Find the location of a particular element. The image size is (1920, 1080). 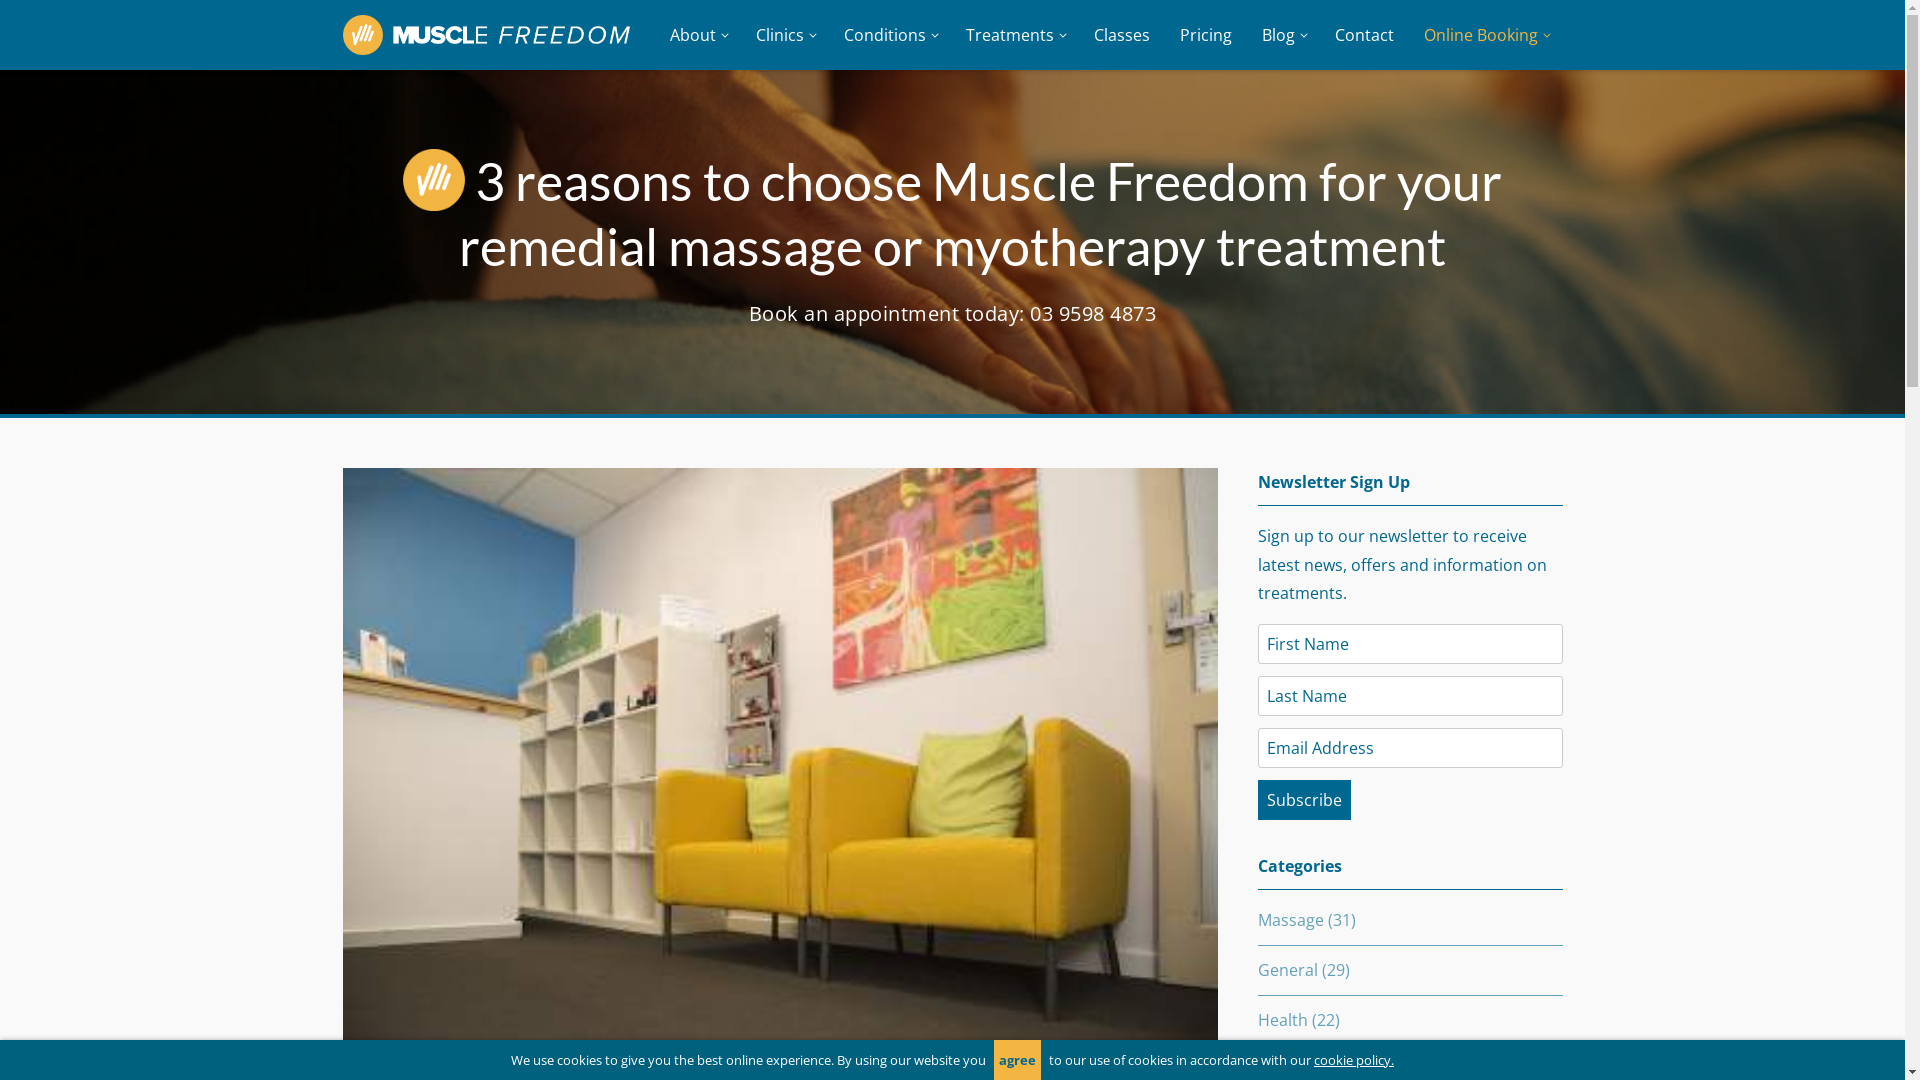

'Subscribe' is located at coordinates (1304, 798).